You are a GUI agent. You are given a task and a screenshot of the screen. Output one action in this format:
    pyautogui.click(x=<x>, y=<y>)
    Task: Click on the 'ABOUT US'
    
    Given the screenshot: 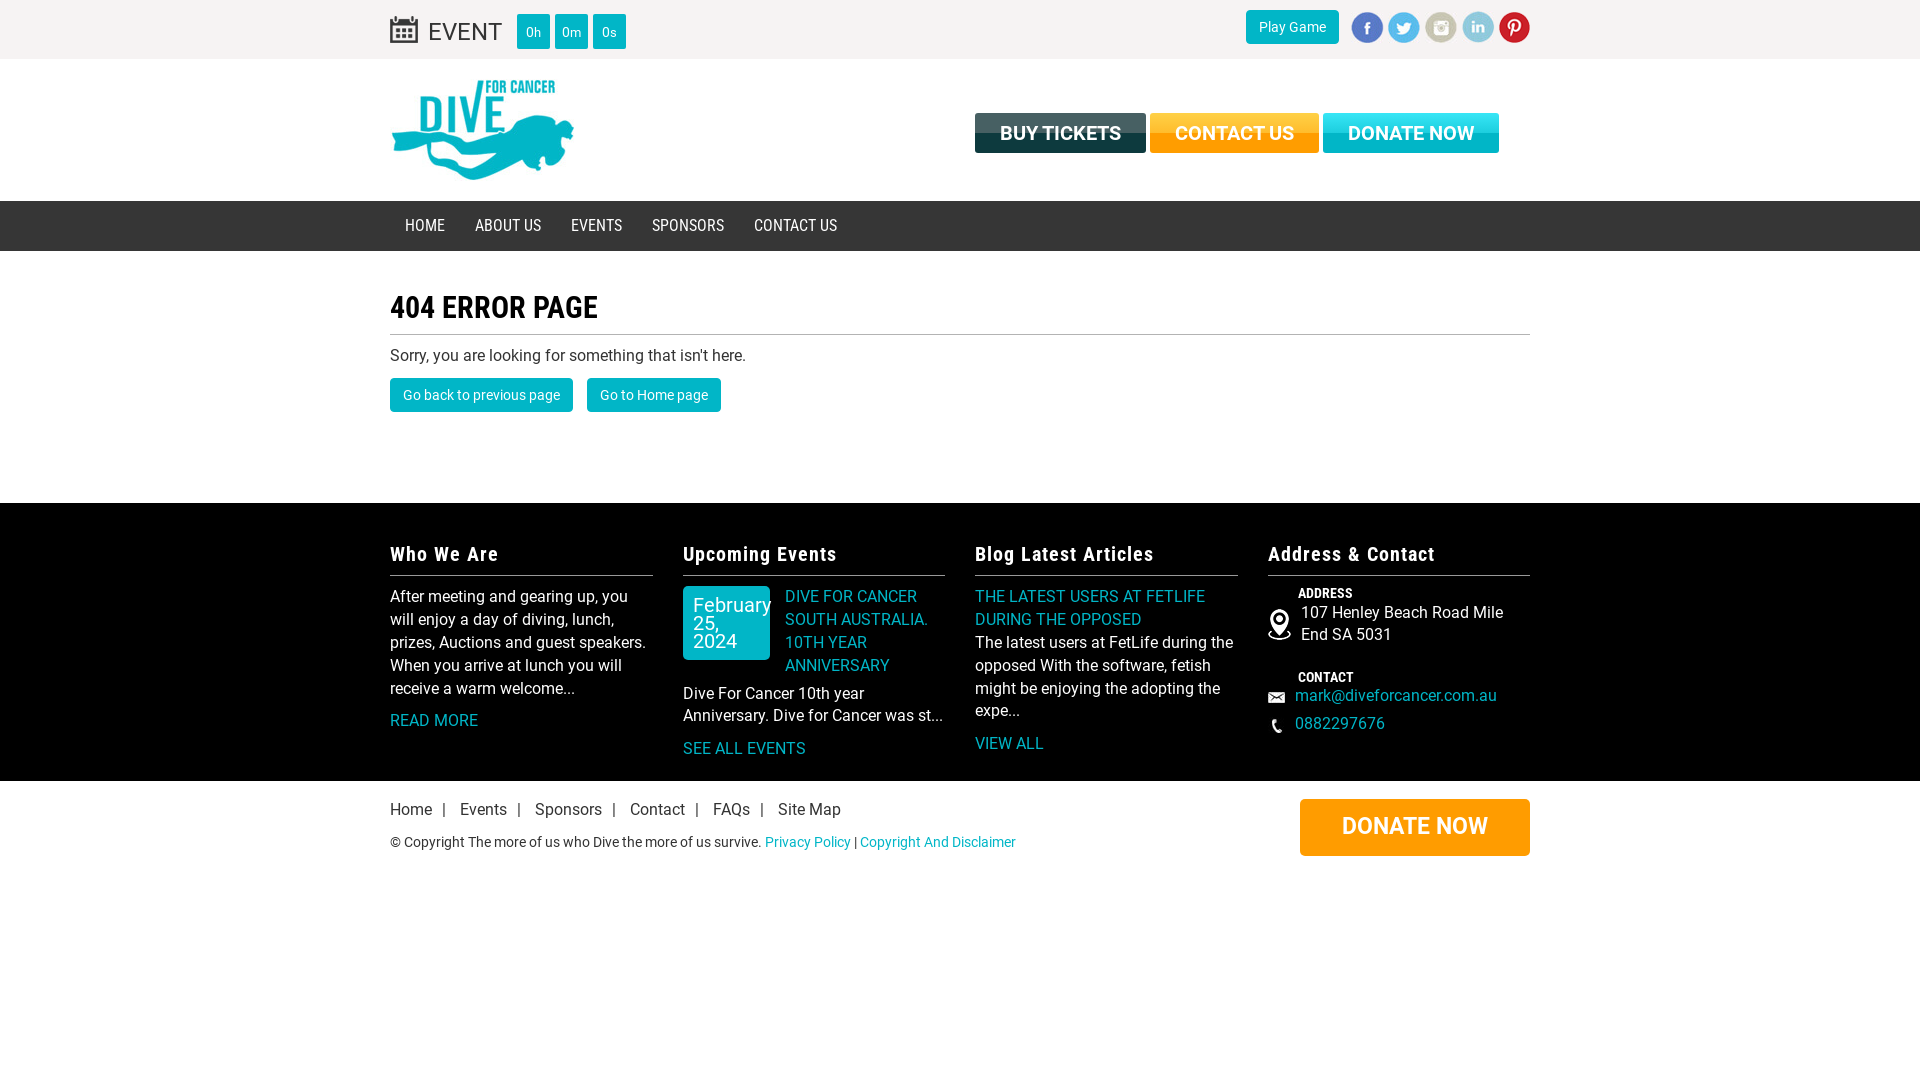 What is the action you would take?
    pyautogui.click(x=508, y=225)
    